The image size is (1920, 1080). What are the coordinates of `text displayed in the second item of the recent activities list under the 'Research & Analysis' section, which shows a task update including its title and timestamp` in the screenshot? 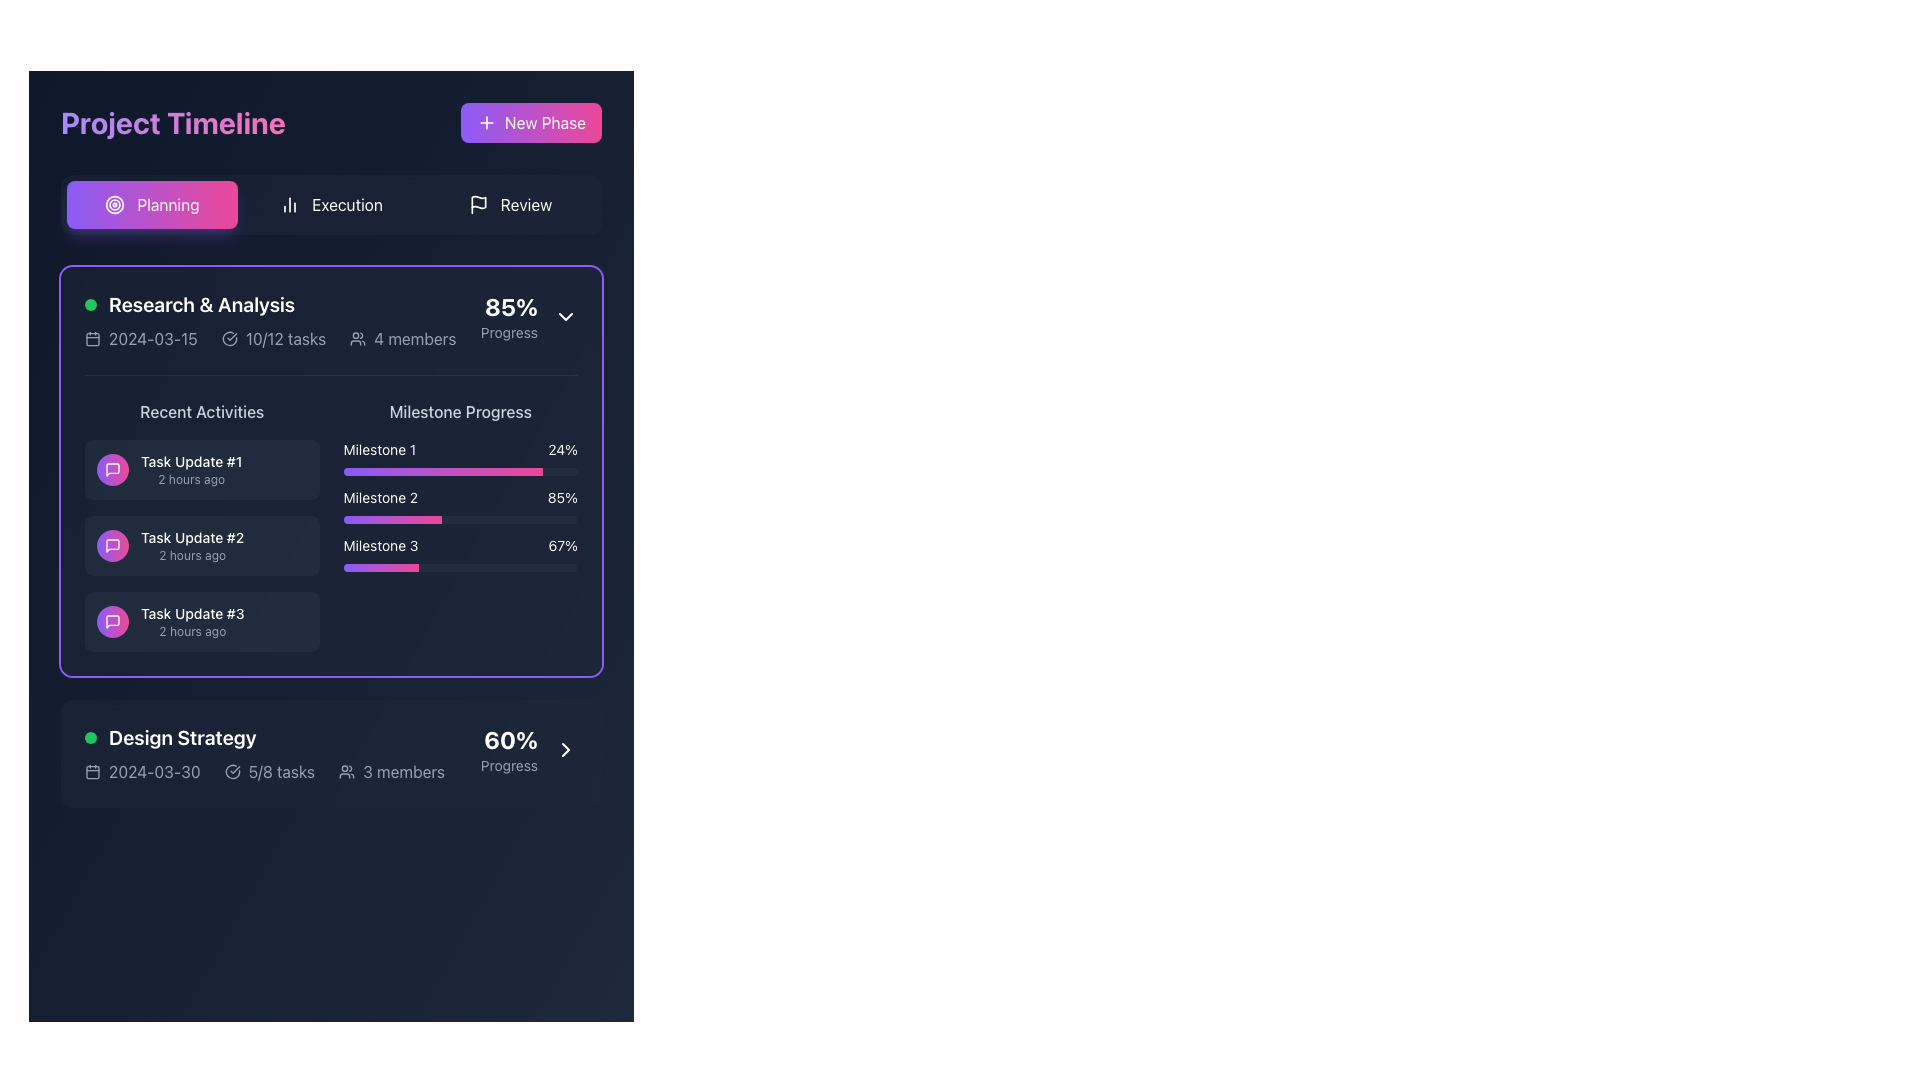 It's located at (192, 546).